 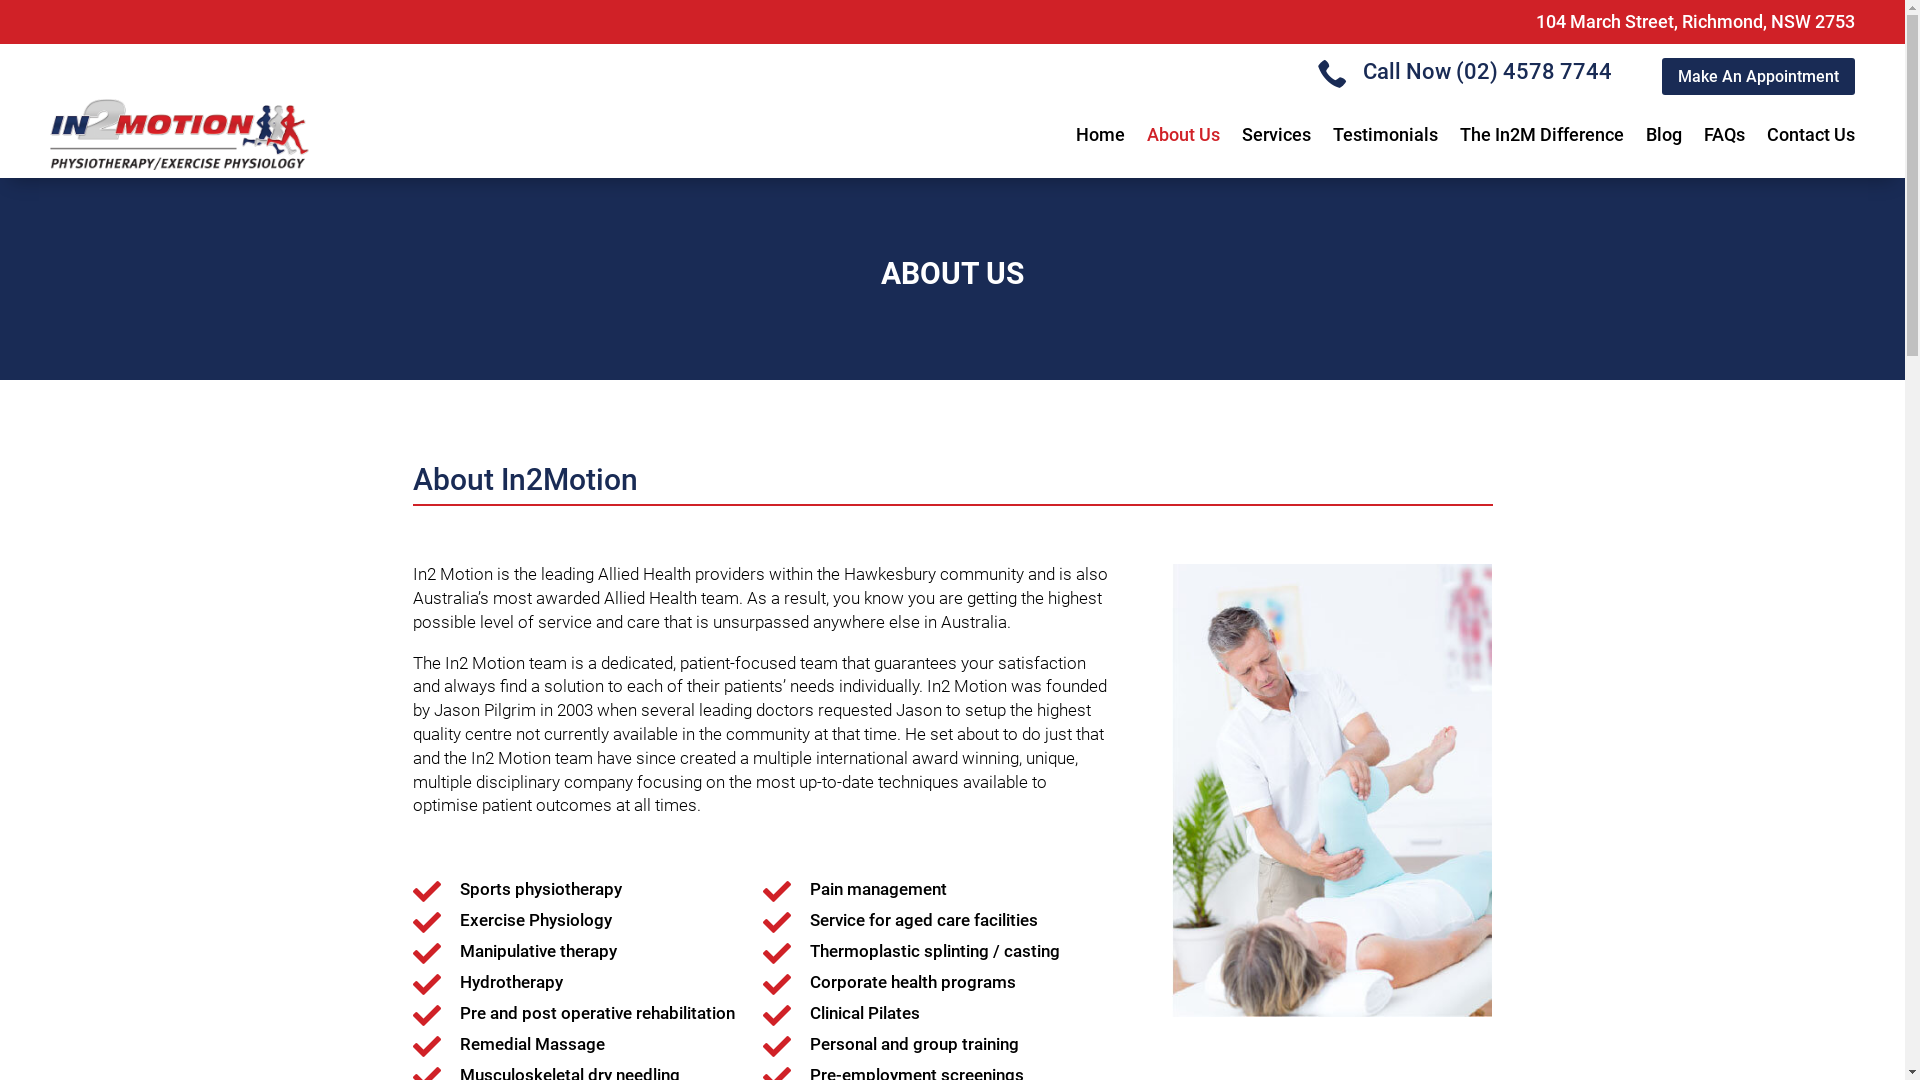 I want to click on 'Testimonials', so click(x=1384, y=135).